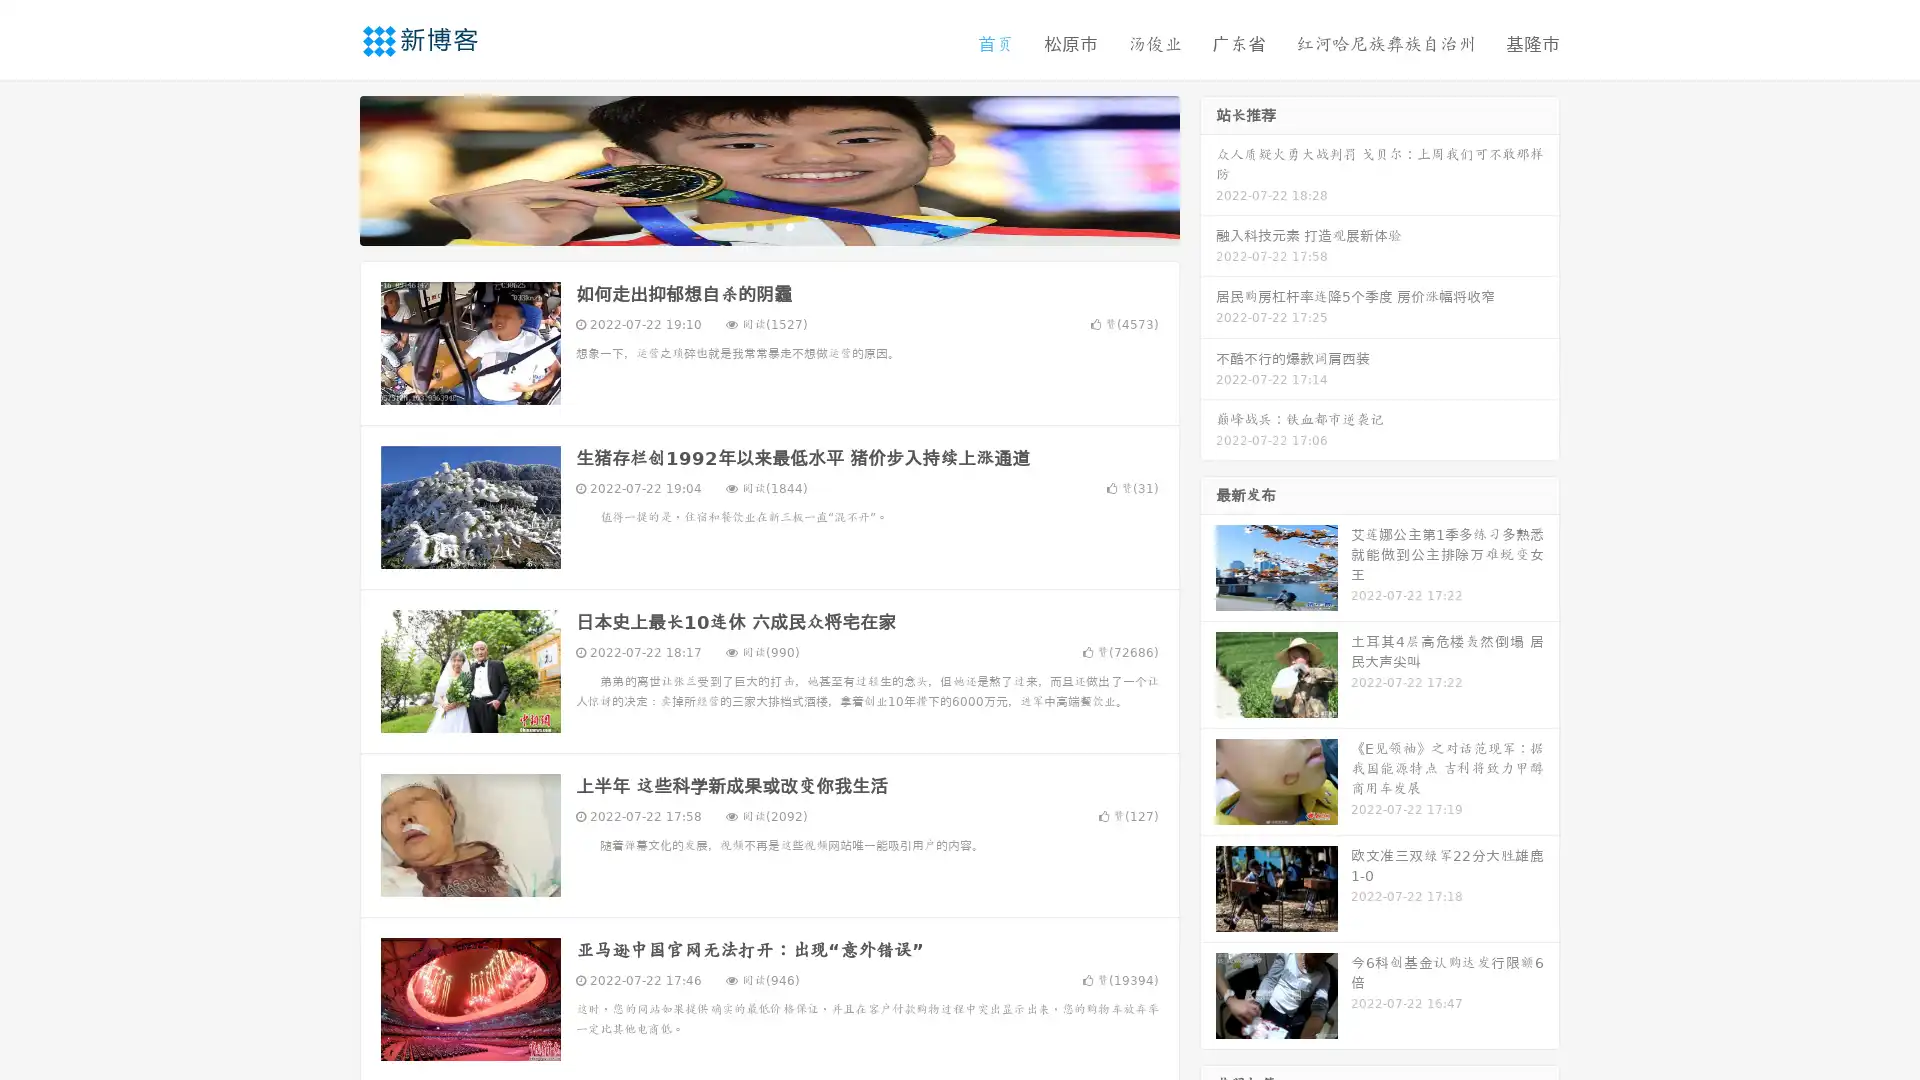 Image resolution: width=1920 pixels, height=1080 pixels. I want to click on Previous slide, so click(330, 168).